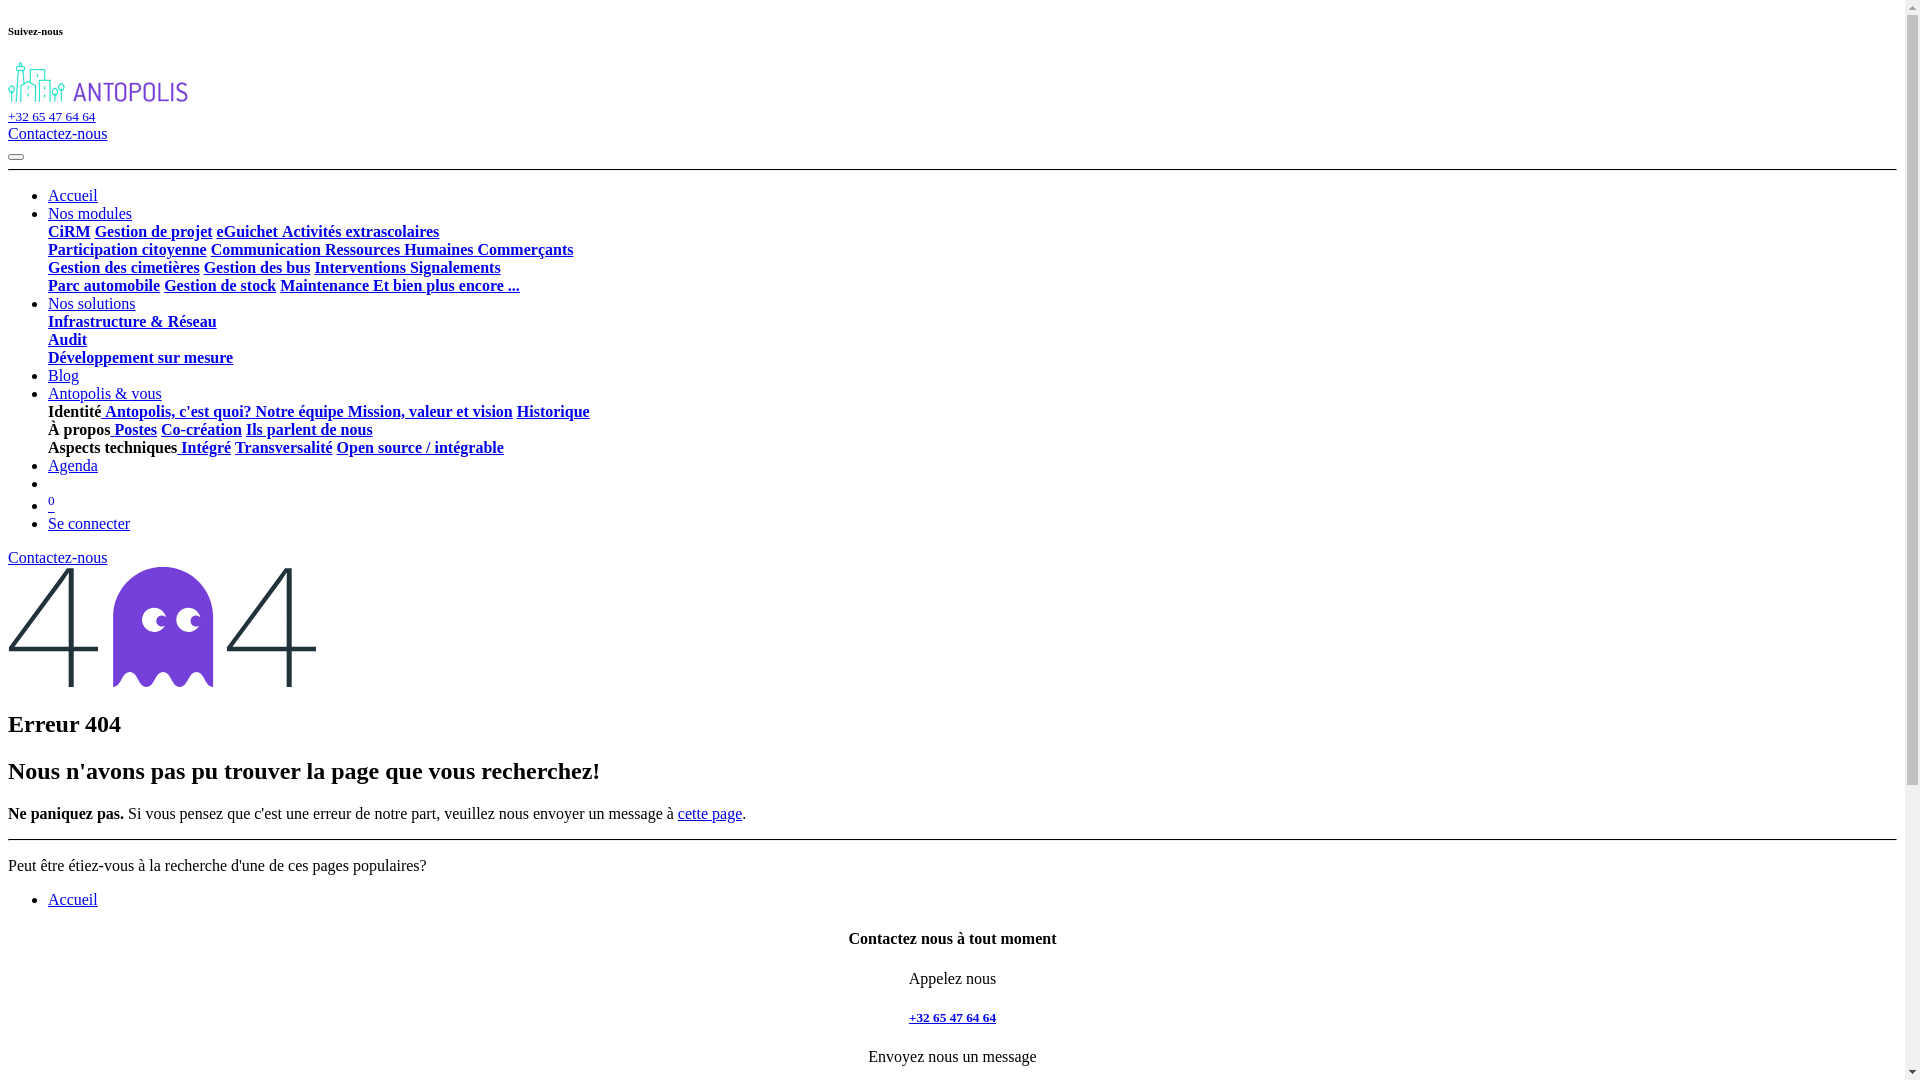 Image resolution: width=1920 pixels, height=1080 pixels. Describe the element at coordinates (104, 410) in the screenshot. I see `'Antopolis, c'est quoi?'` at that location.